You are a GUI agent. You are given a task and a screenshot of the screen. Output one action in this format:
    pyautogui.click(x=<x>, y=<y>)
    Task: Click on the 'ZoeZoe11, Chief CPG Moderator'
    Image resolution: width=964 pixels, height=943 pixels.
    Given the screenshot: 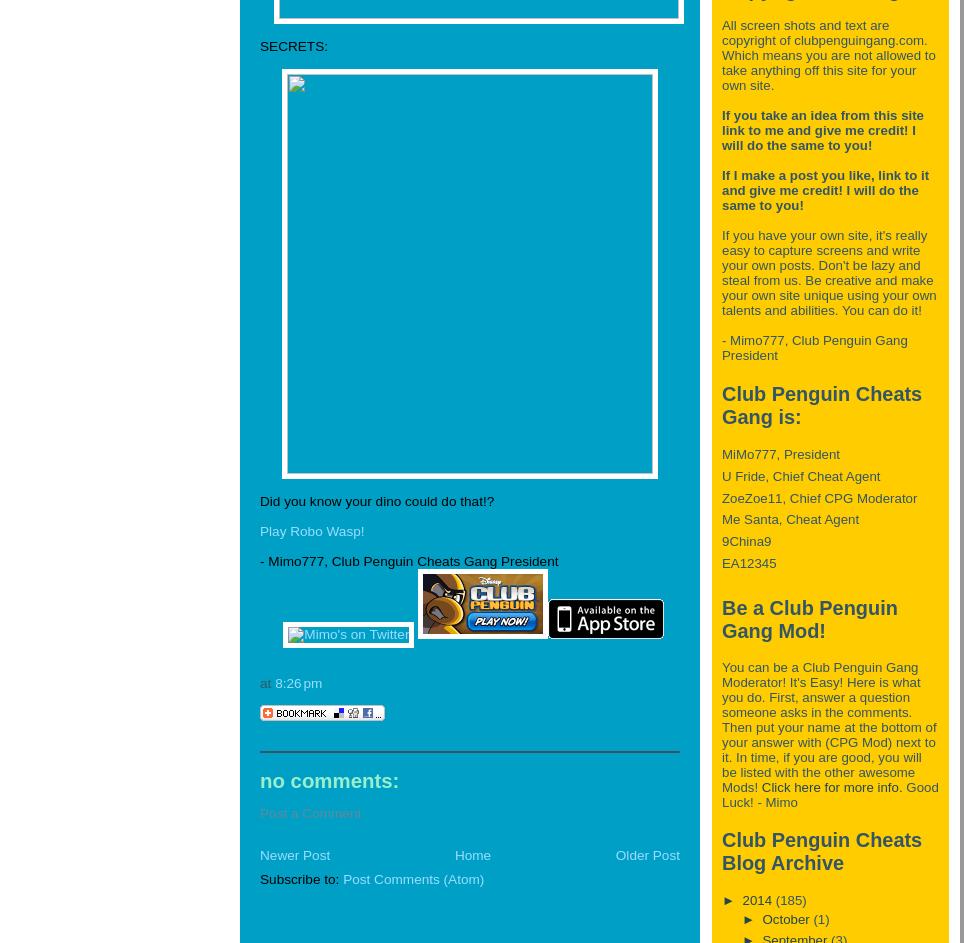 What is the action you would take?
    pyautogui.click(x=818, y=496)
    